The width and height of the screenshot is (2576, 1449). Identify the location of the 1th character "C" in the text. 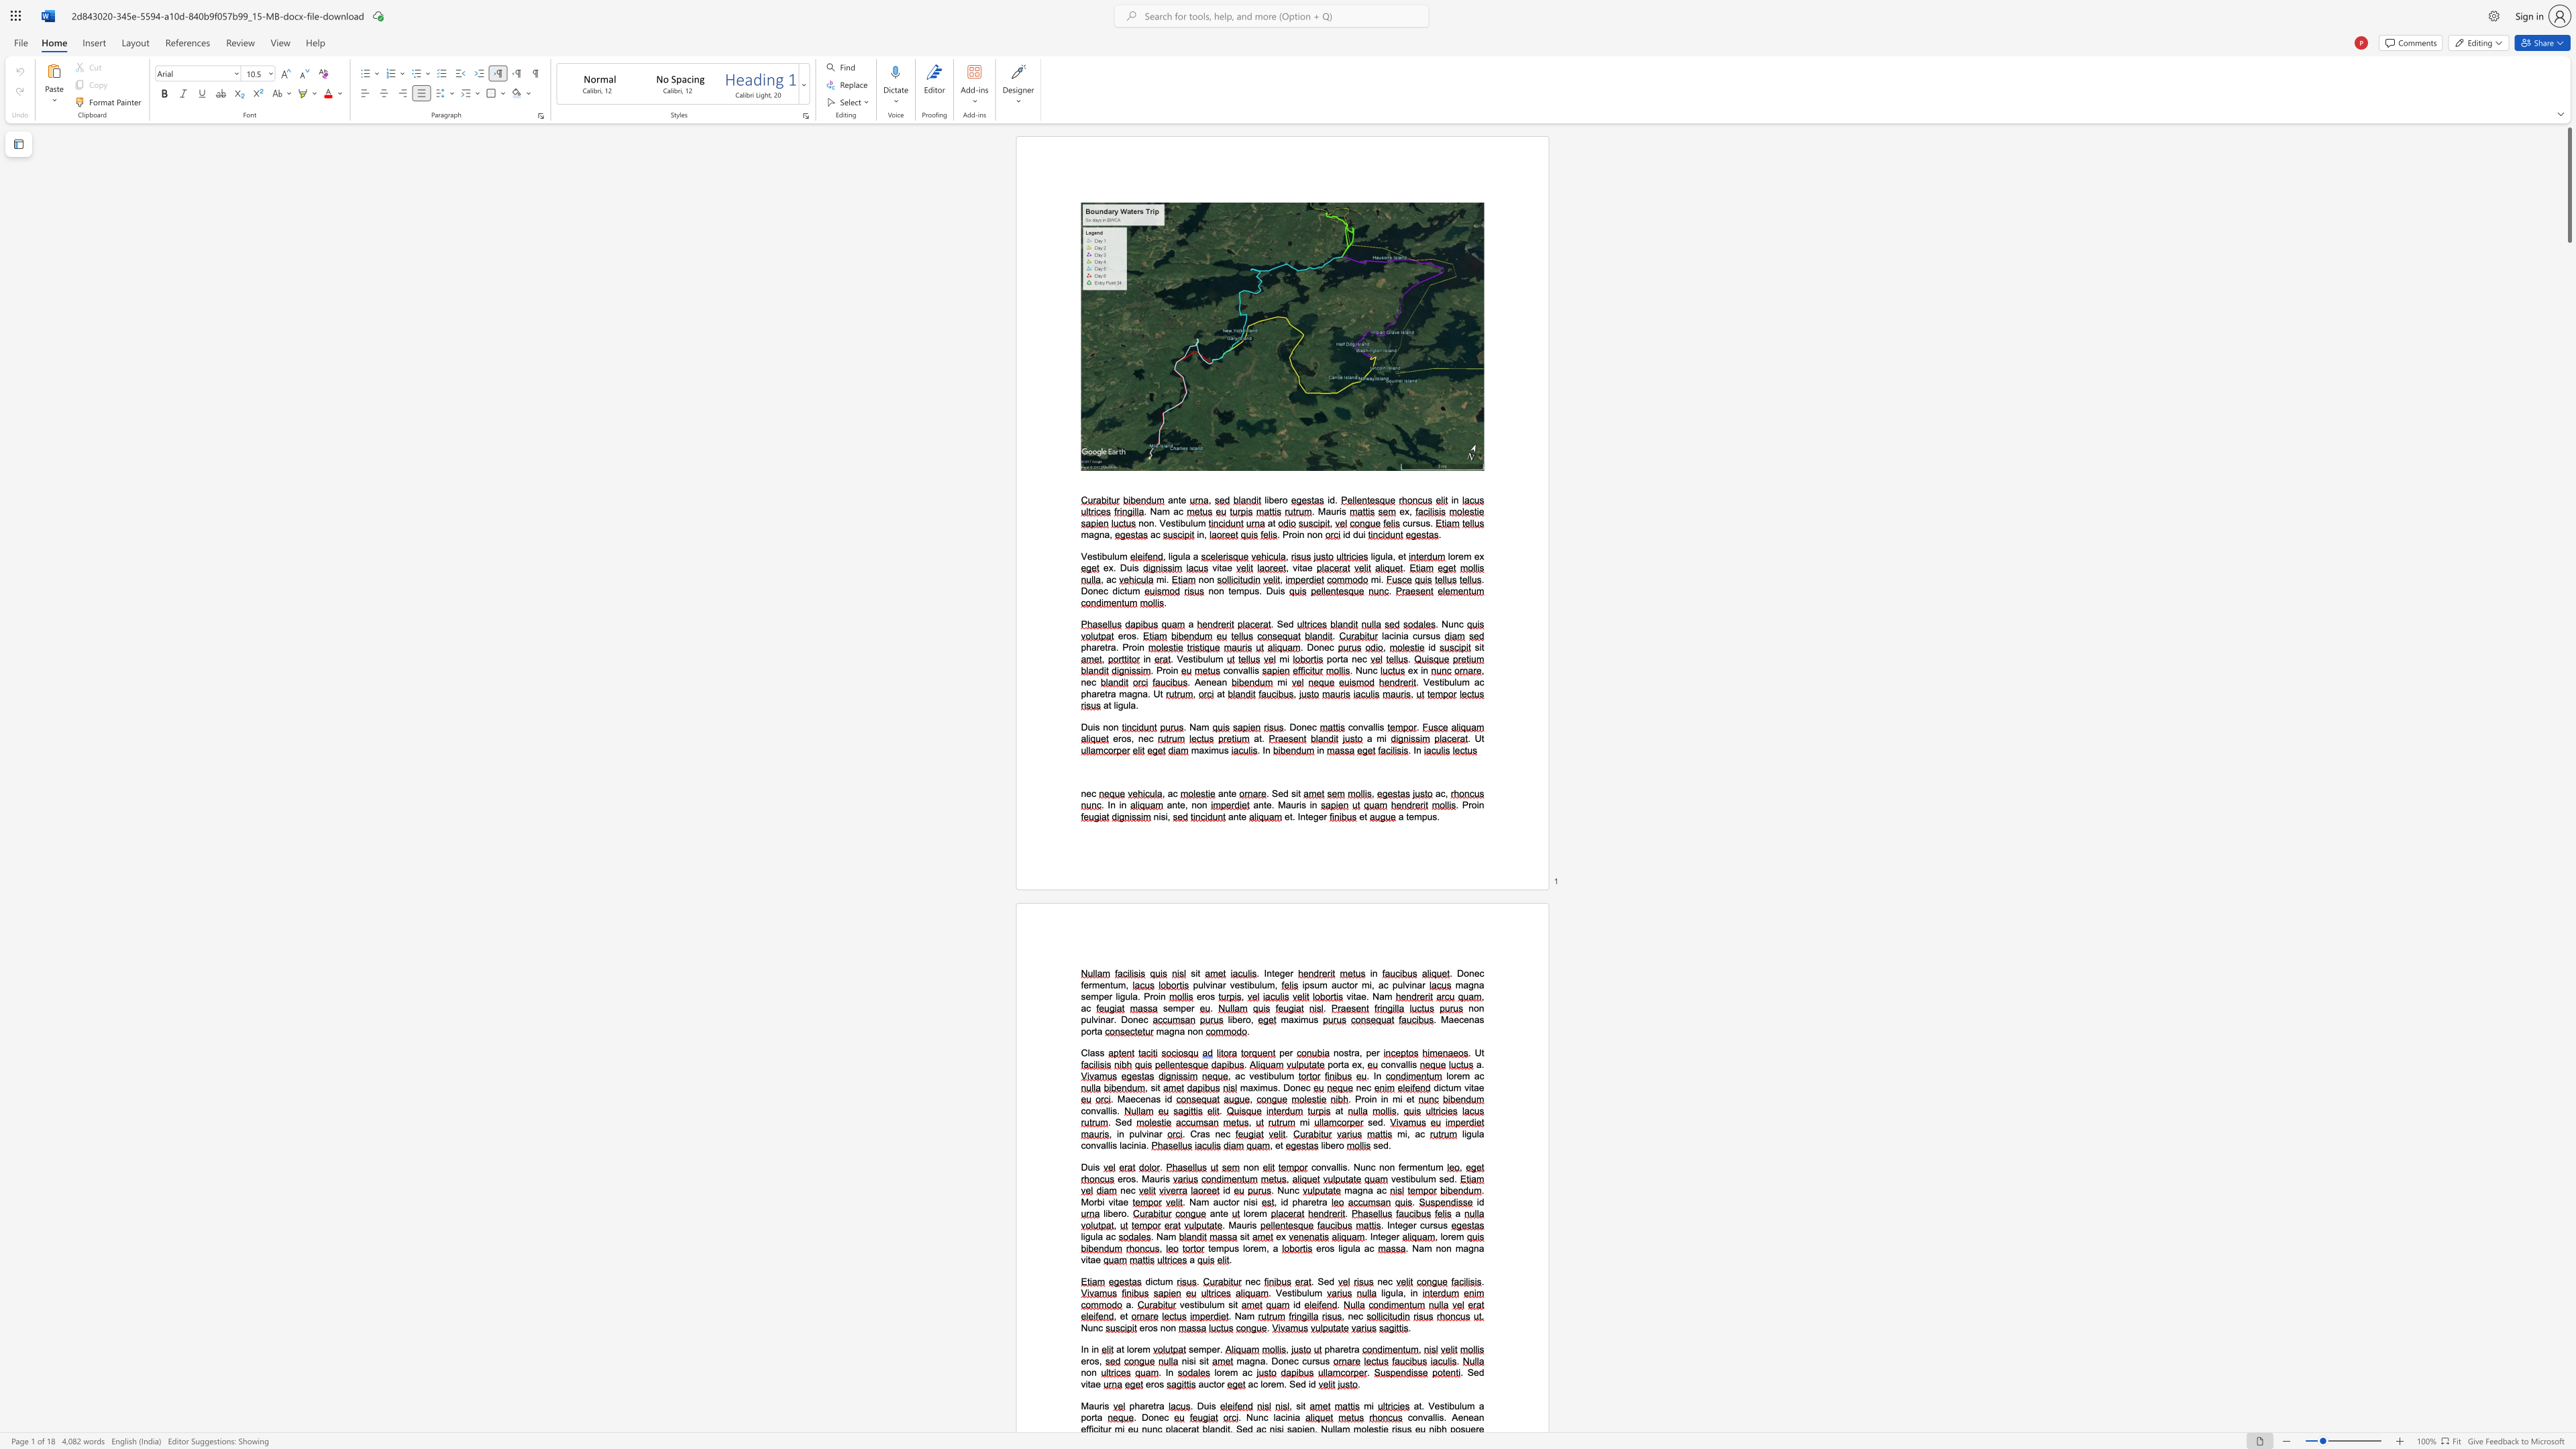
(1193, 1133).